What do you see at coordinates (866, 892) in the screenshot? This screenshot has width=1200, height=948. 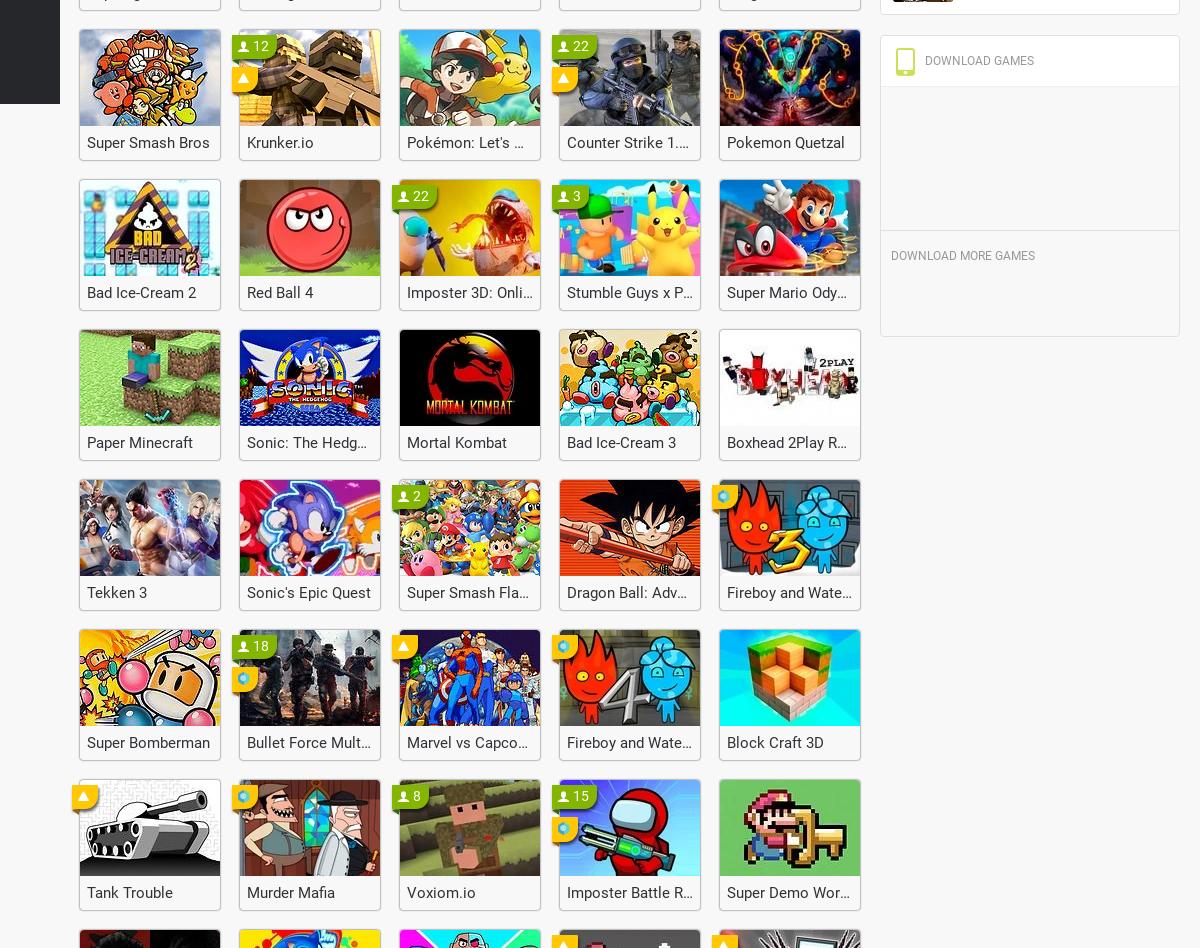 I see `'Super Demo World: The Legend Continues'` at bounding box center [866, 892].